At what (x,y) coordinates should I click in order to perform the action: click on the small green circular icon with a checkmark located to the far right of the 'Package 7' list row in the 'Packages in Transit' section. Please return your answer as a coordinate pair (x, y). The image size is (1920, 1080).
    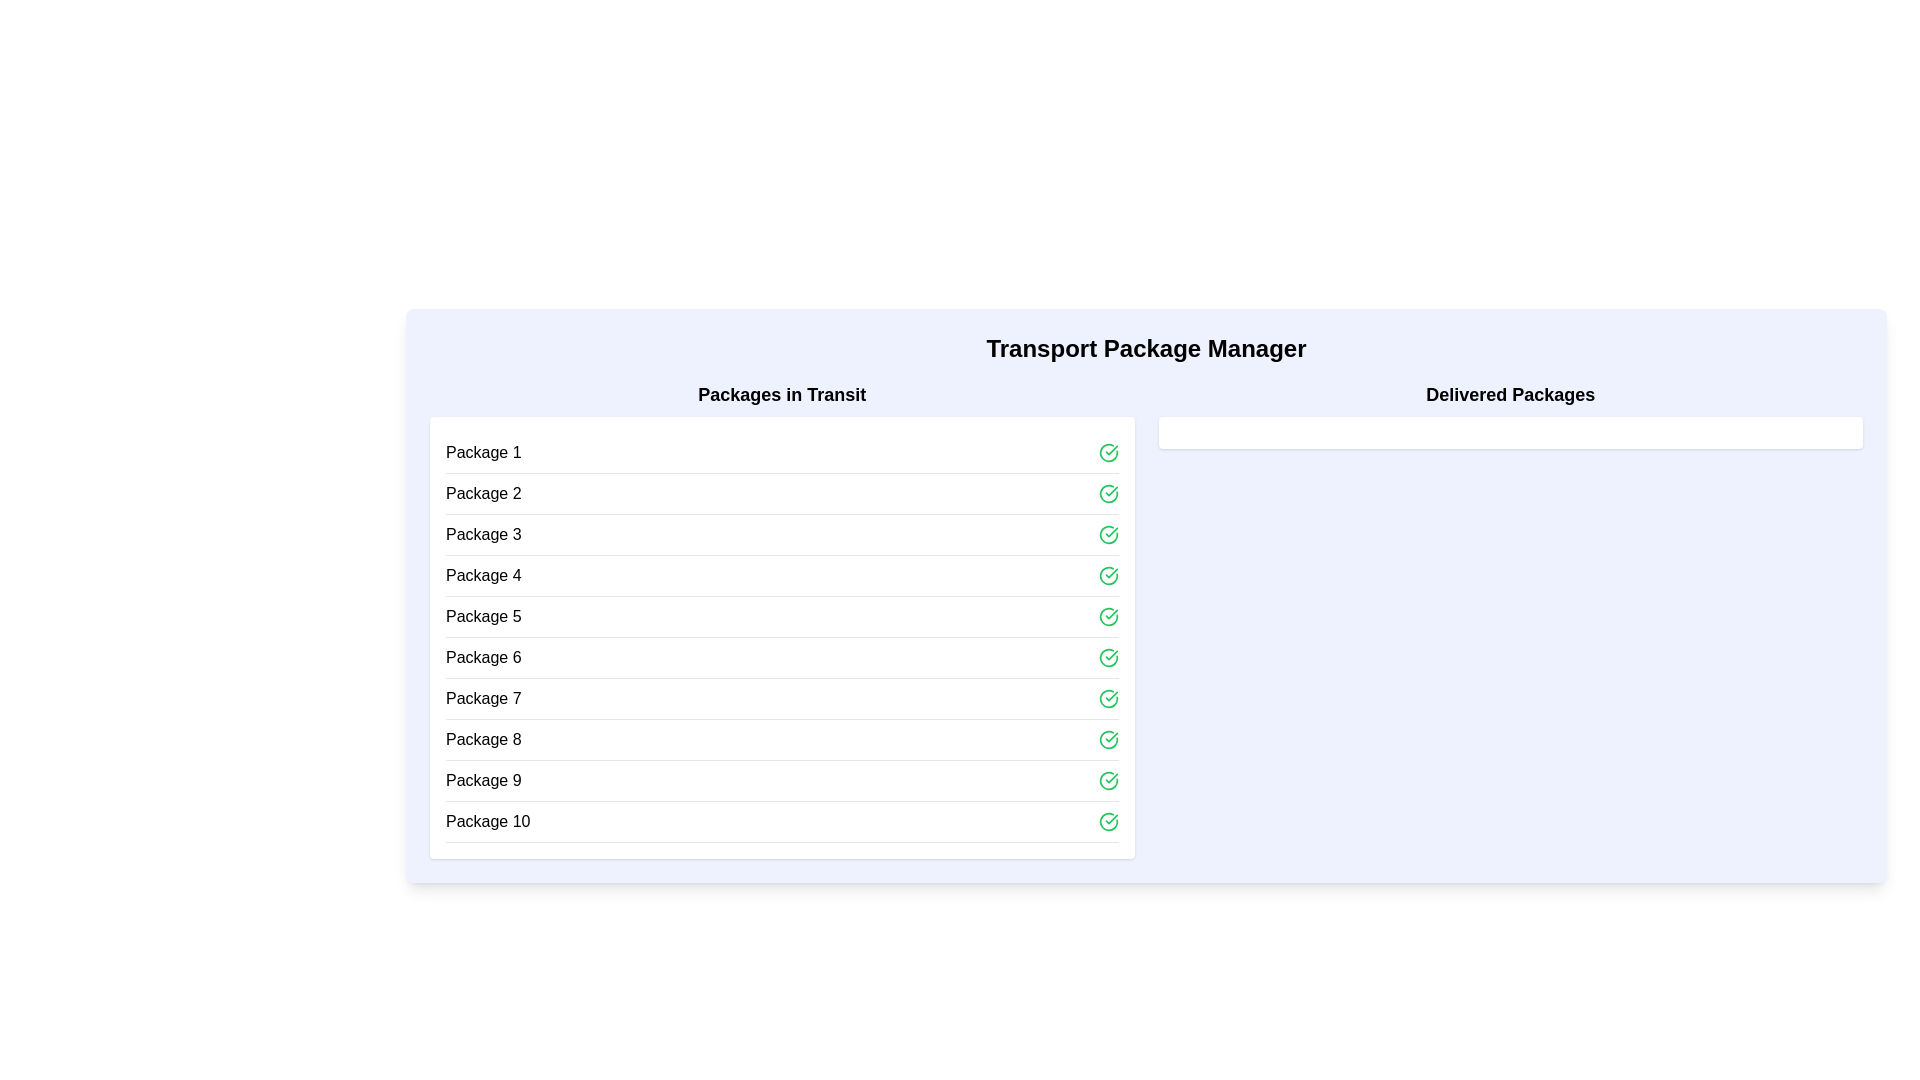
    Looking at the image, I should click on (1107, 697).